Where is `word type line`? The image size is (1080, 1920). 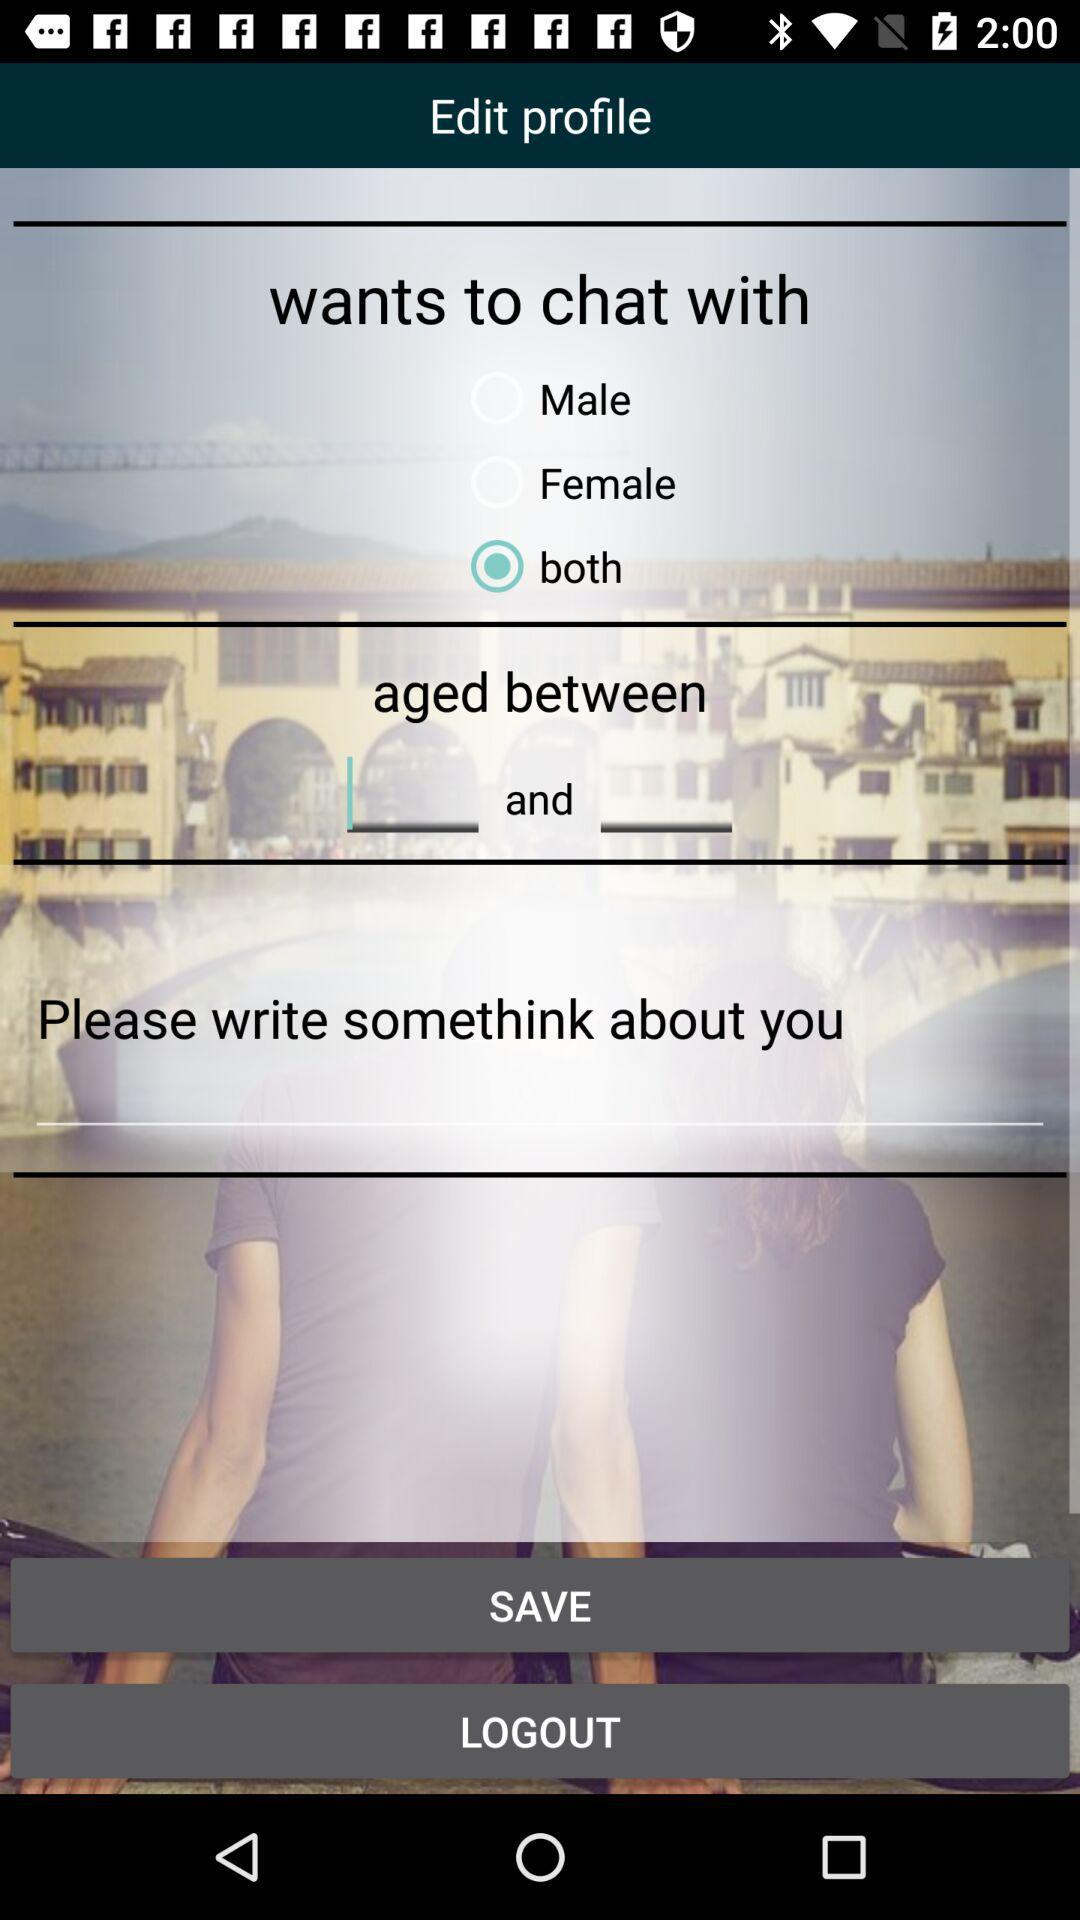 word type line is located at coordinates (666, 792).